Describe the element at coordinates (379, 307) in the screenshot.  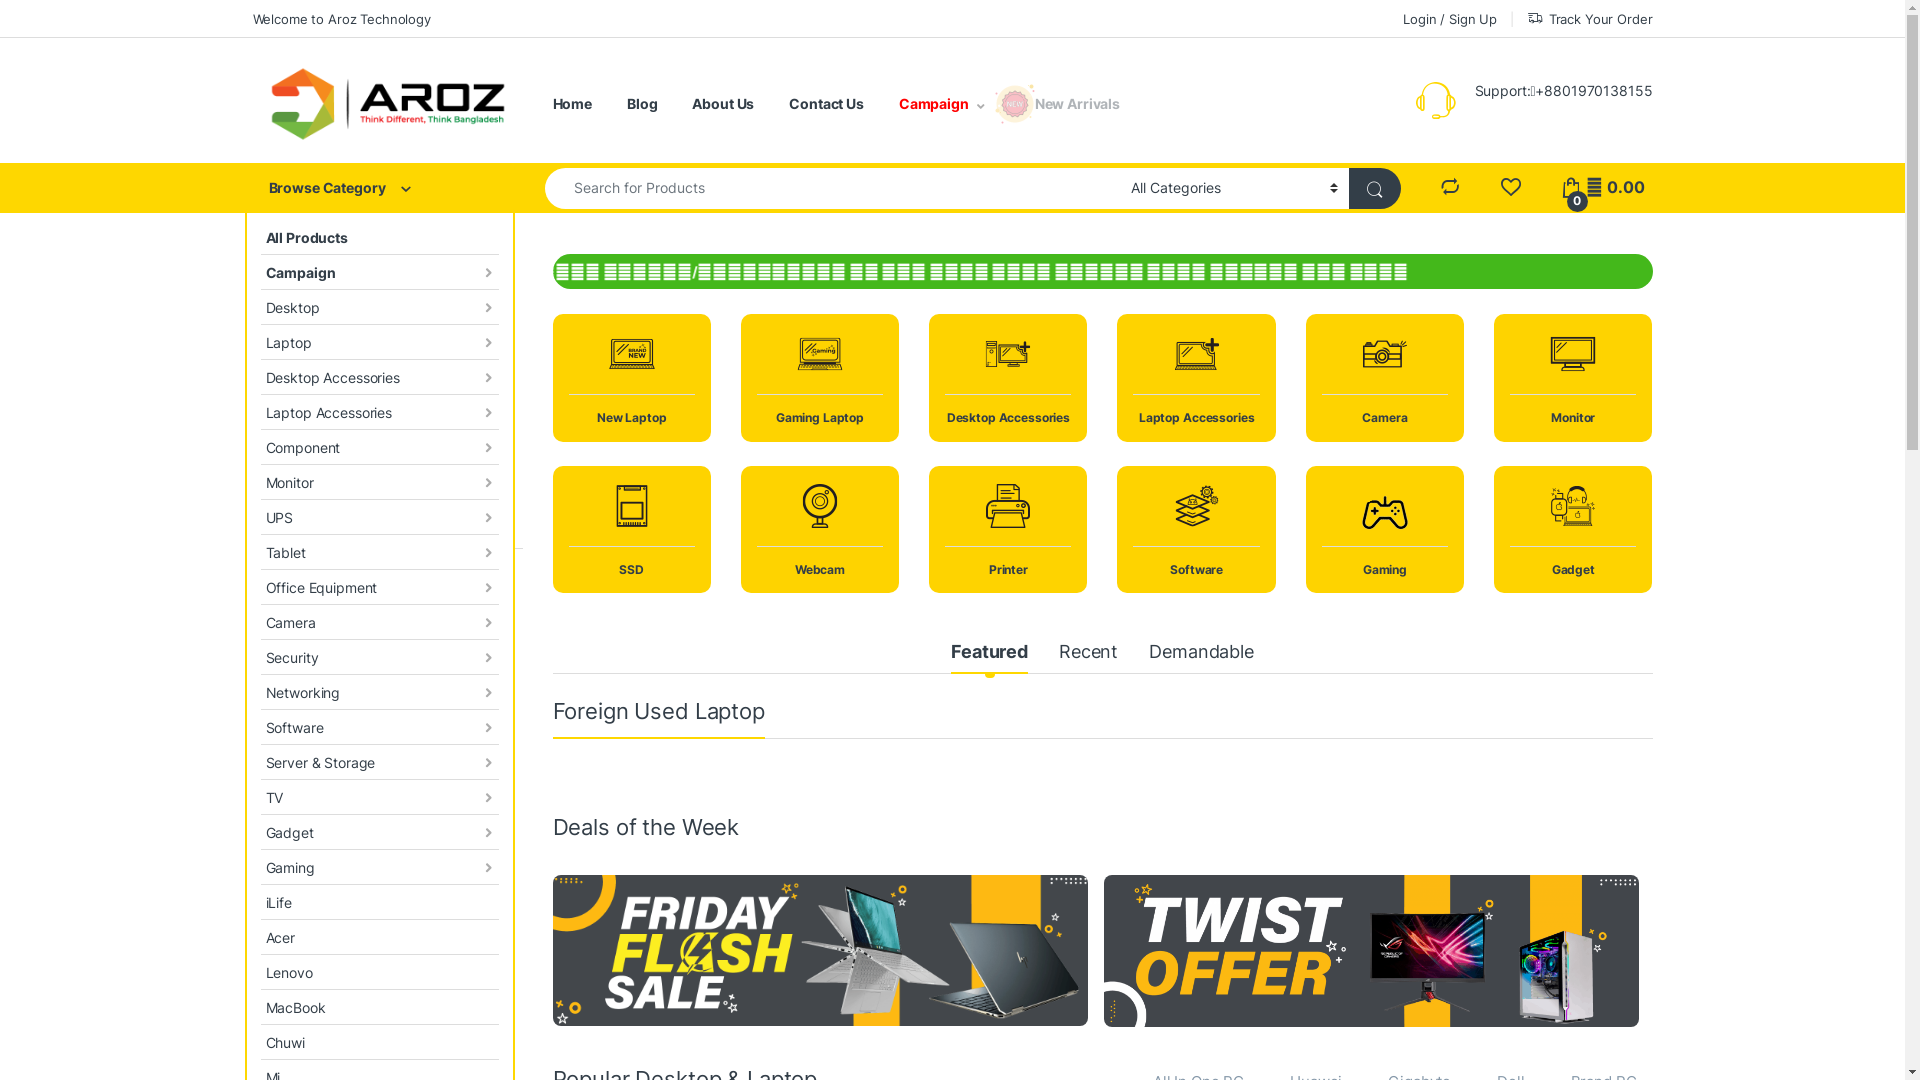
I see `'Desktop'` at that location.